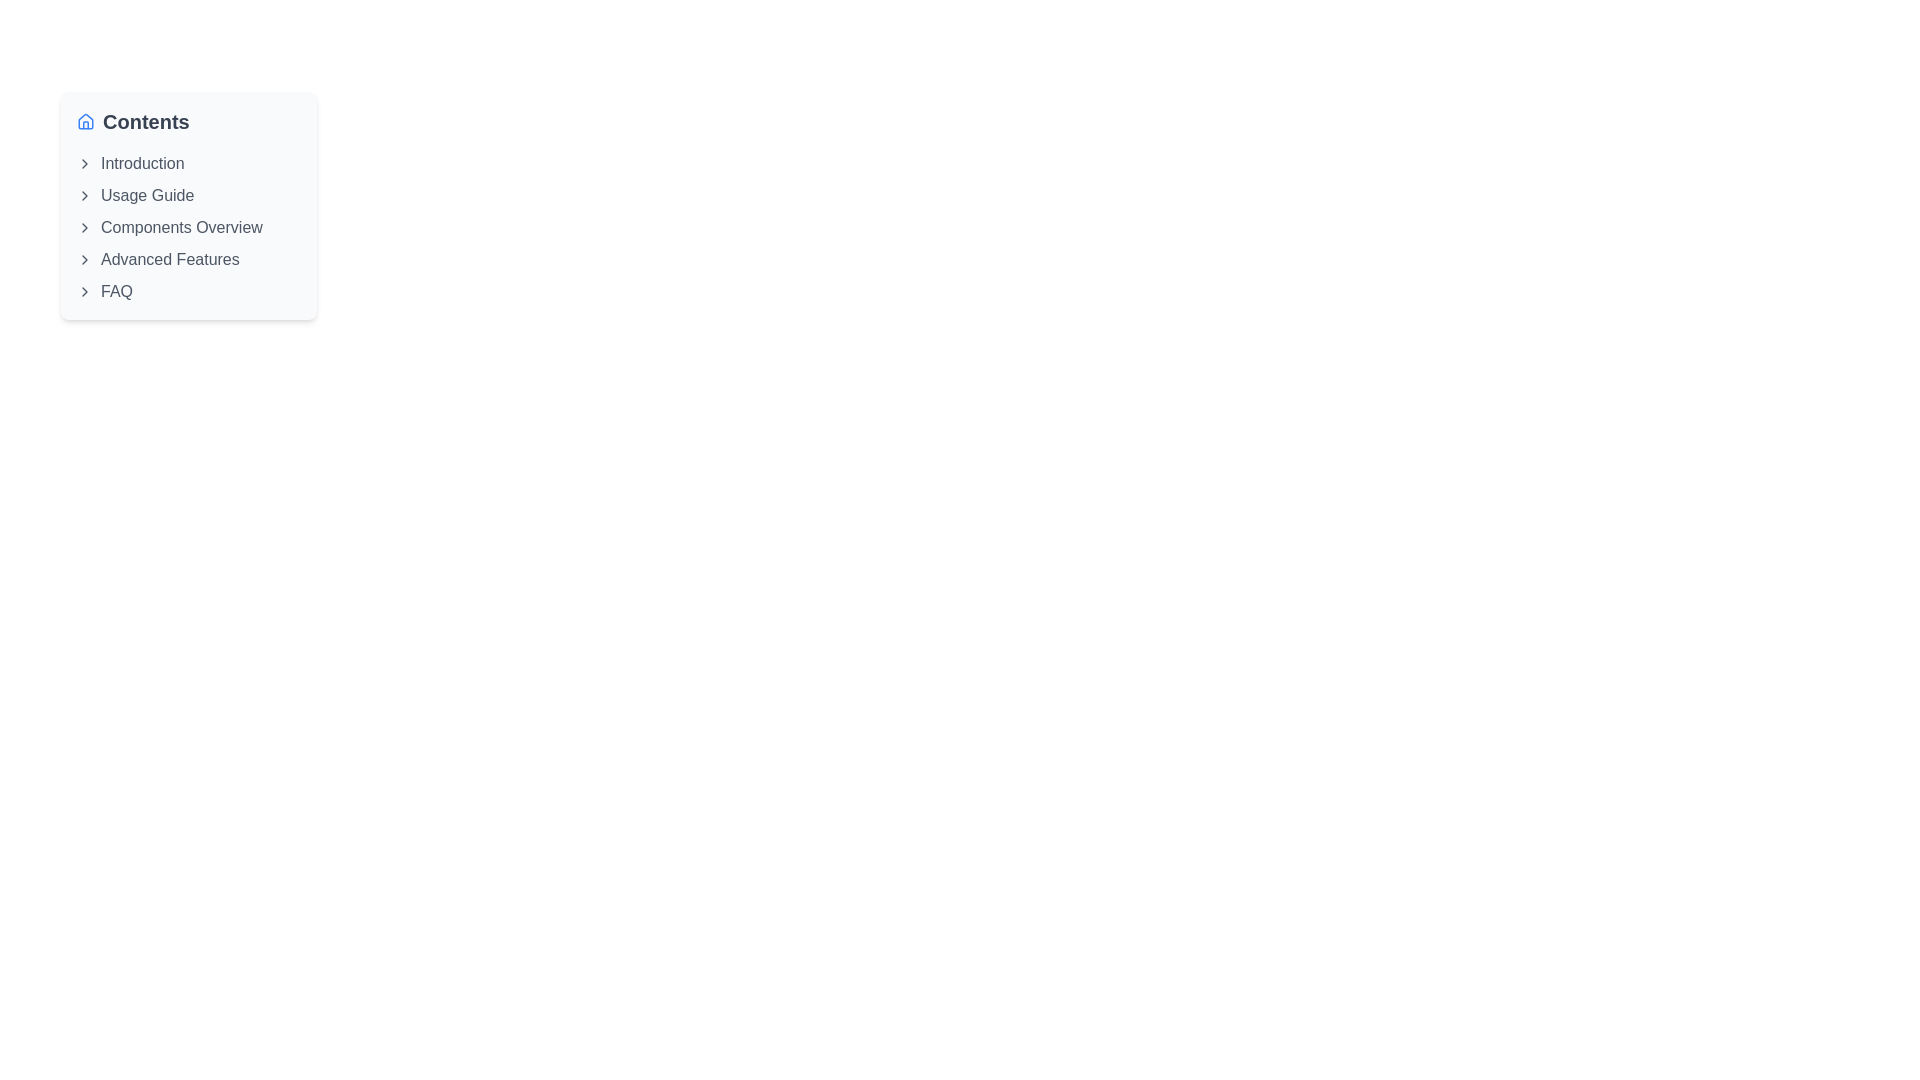 The image size is (1920, 1080). What do you see at coordinates (84, 258) in the screenshot?
I see `the small right-pointing chevron icon located to the left of the 'Advanced Features' text label in the sidebar menu` at bounding box center [84, 258].